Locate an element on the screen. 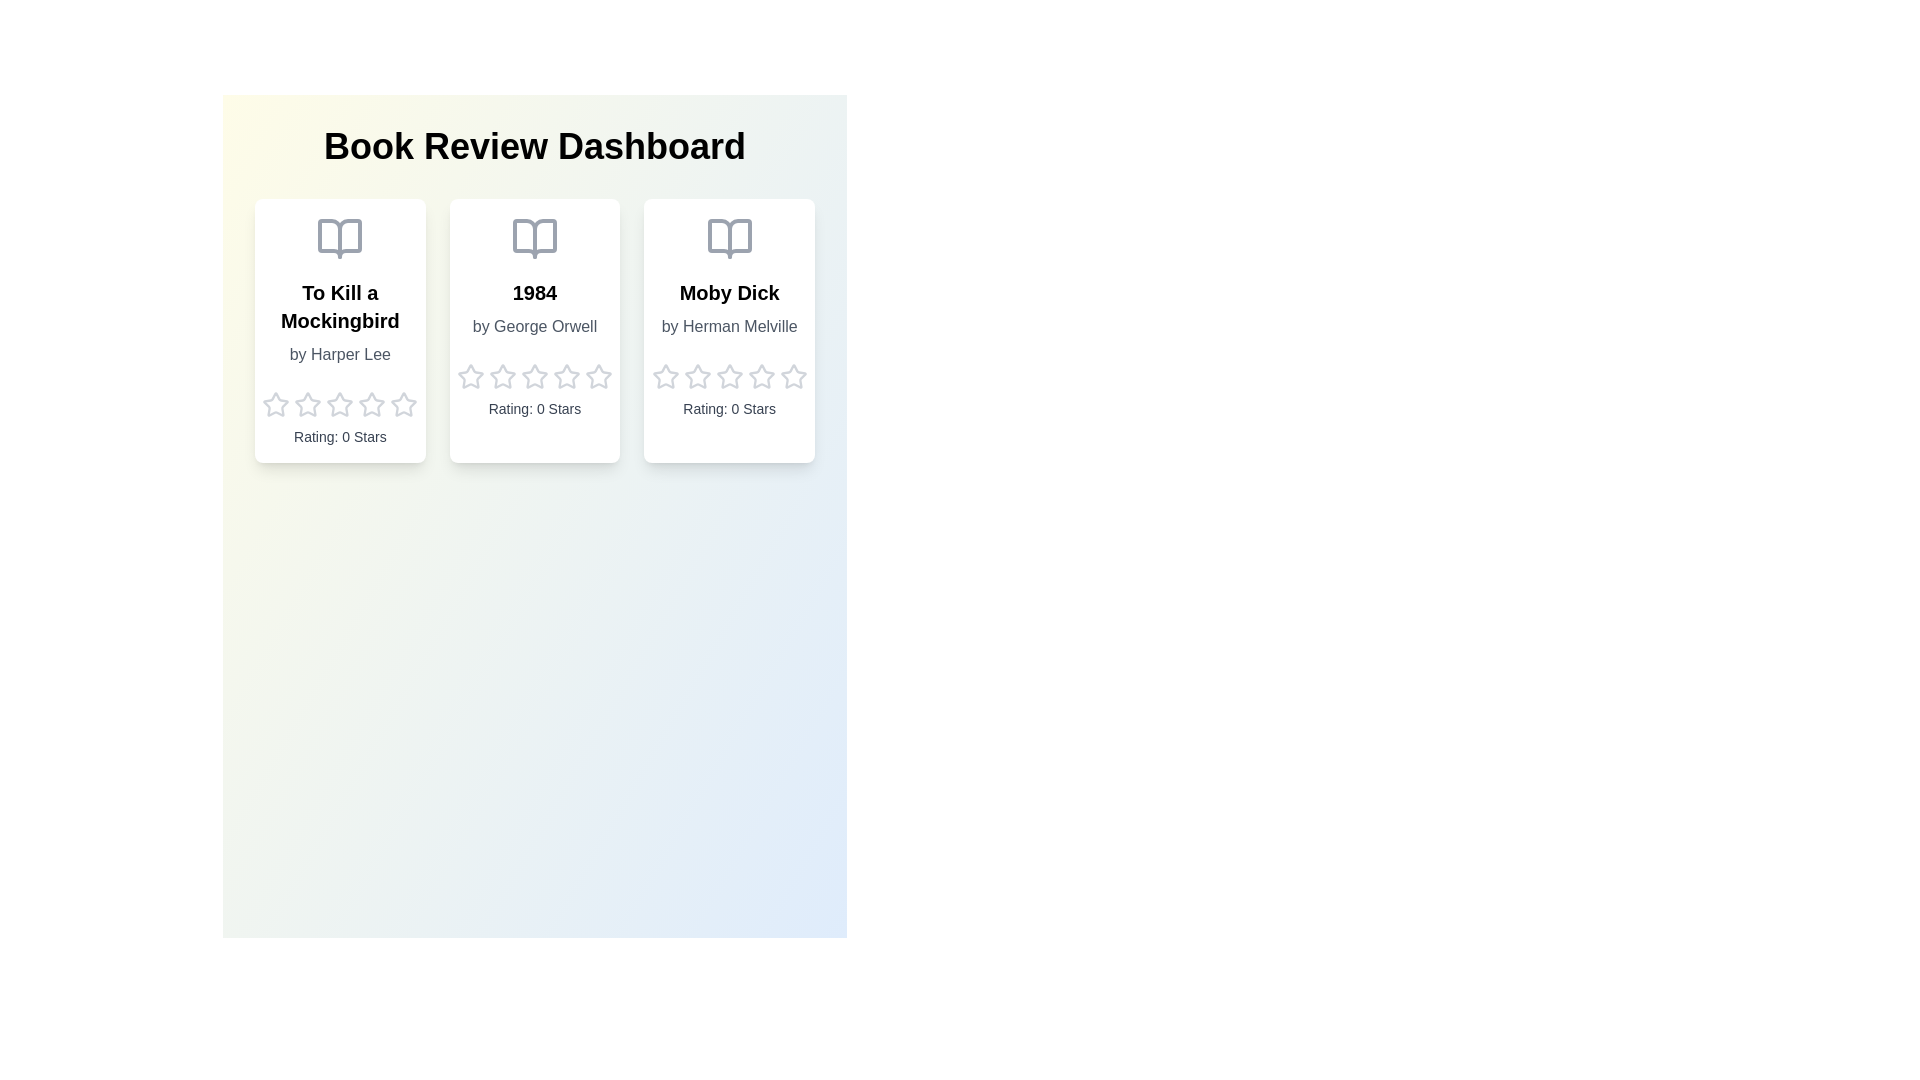 Image resolution: width=1920 pixels, height=1080 pixels. the star icon corresponding to the rating 2 for the book 3 is located at coordinates (696, 377).